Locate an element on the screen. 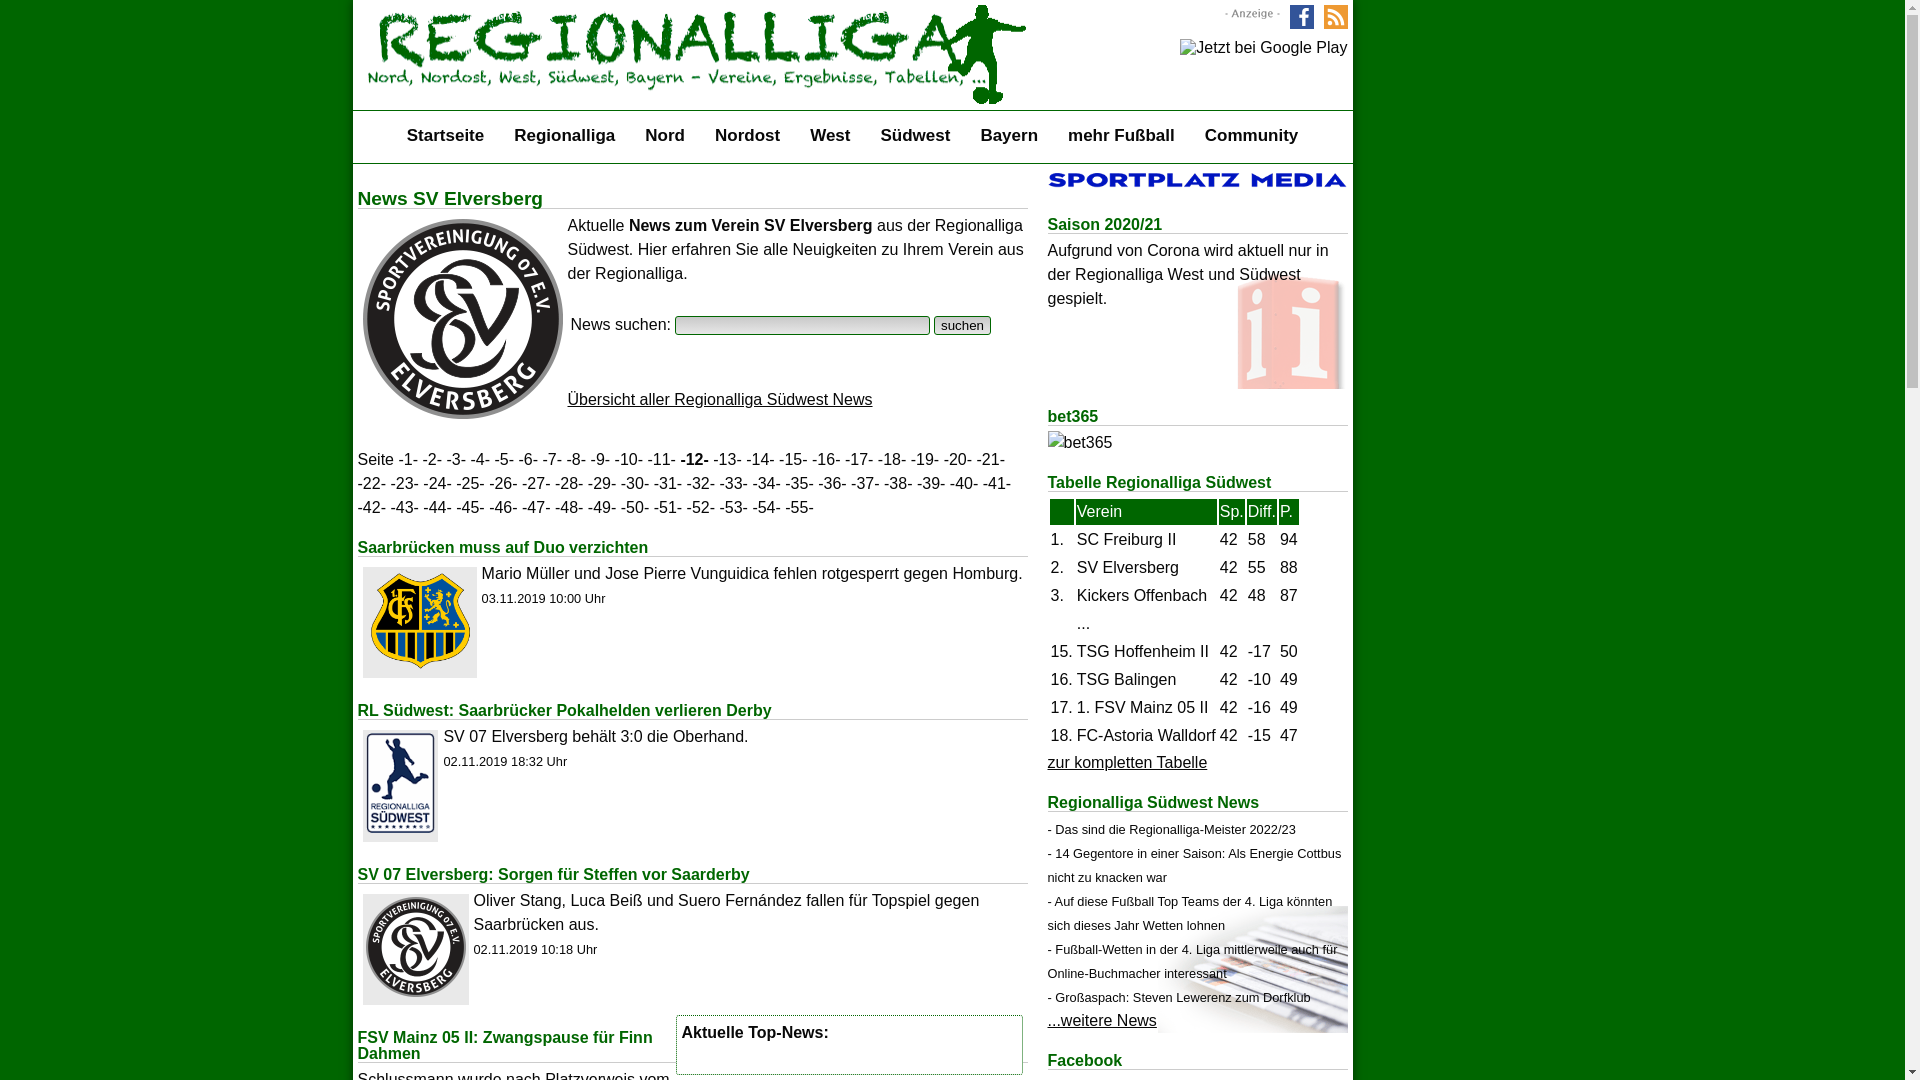 This screenshot has height=1080, width=1920. '-44-' is located at coordinates (435, 506).